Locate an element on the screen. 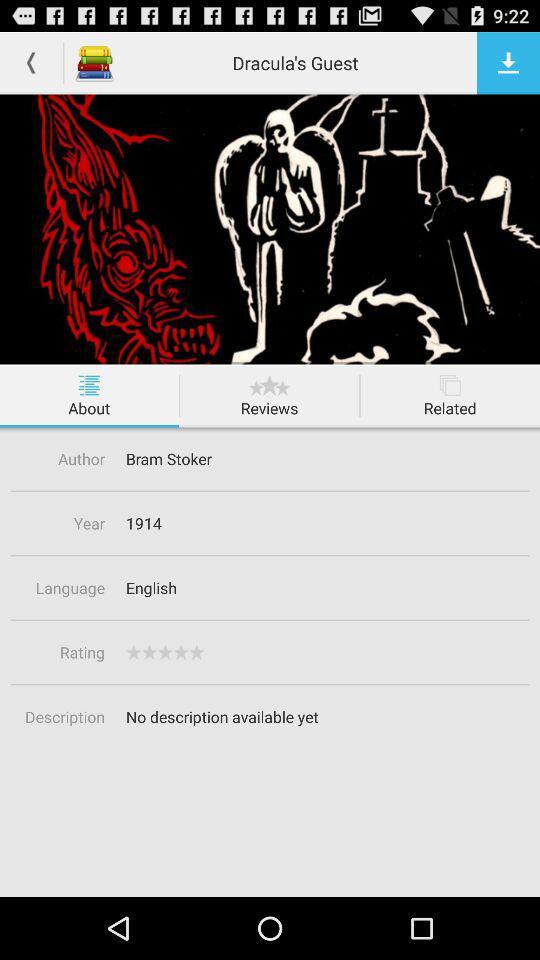 Image resolution: width=540 pixels, height=960 pixels. download is located at coordinates (508, 62).